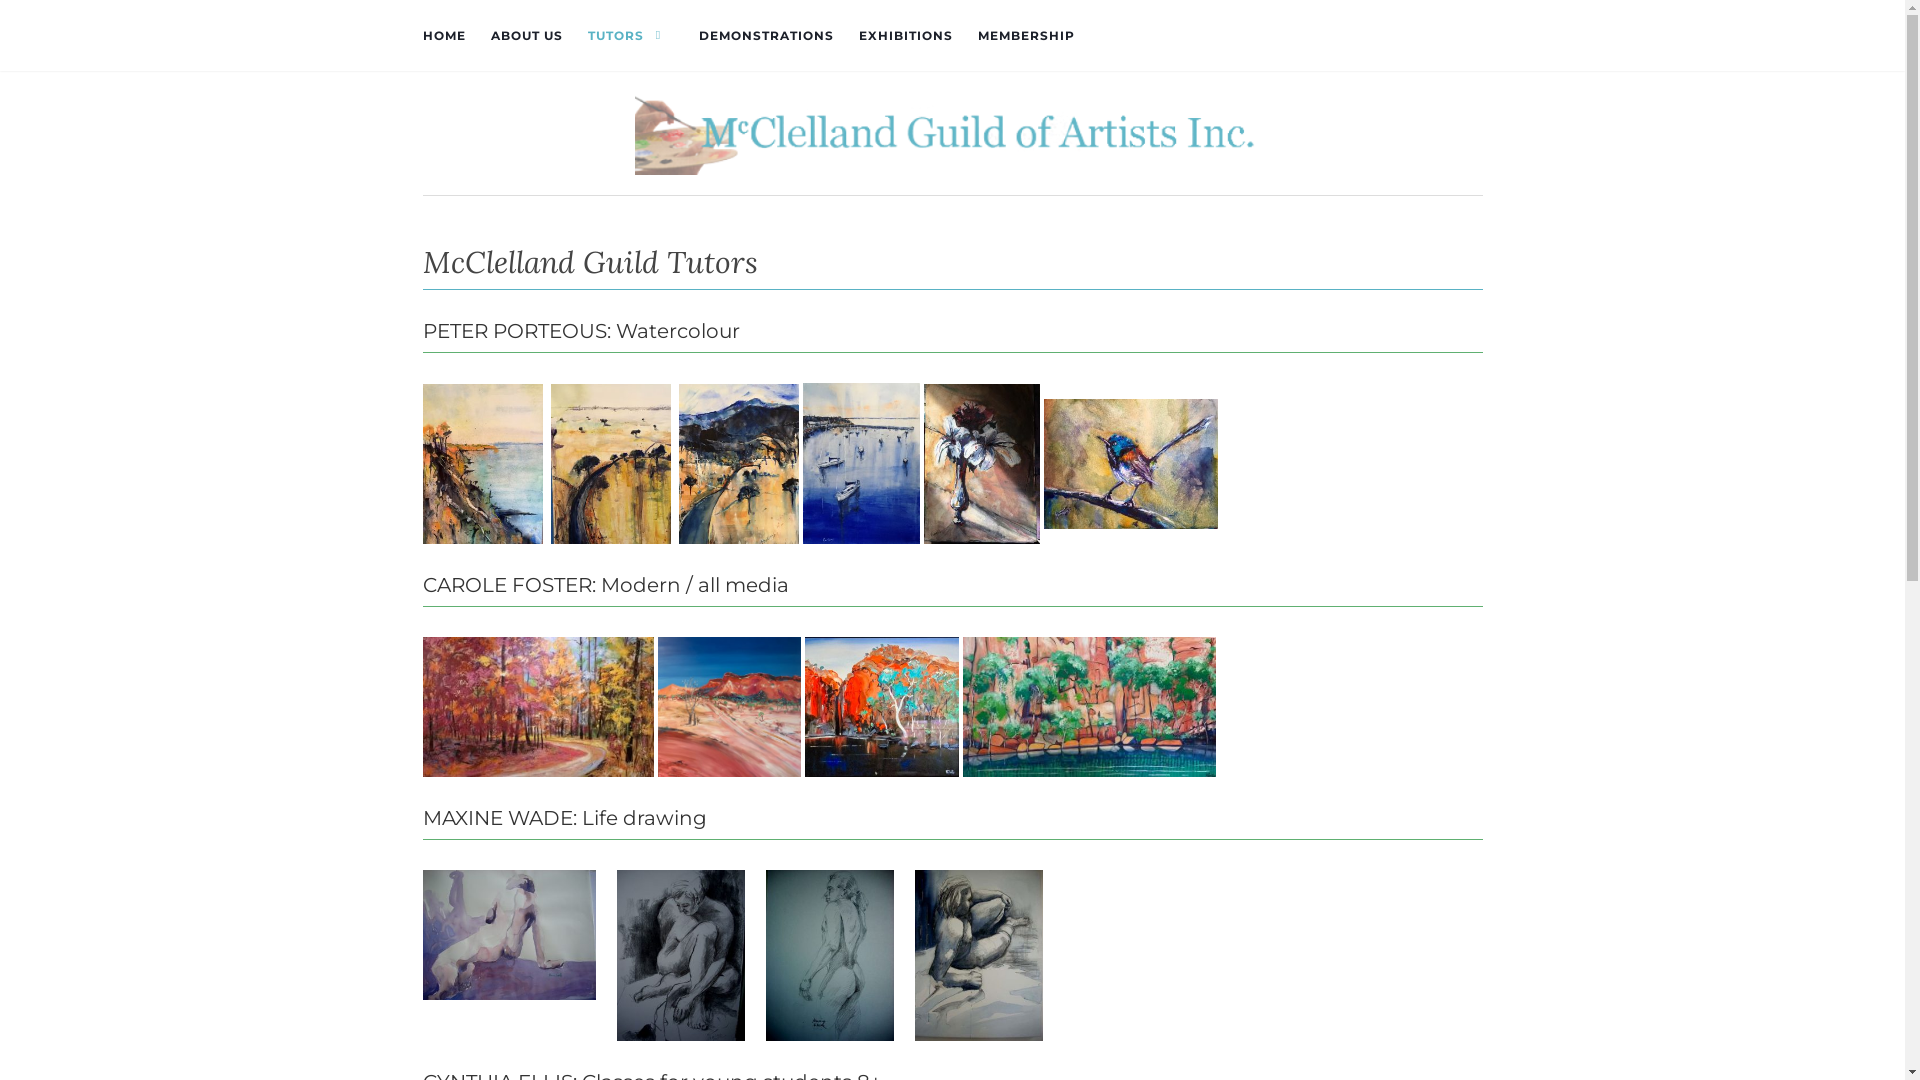 This screenshot has height=1080, width=1920. I want to click on 'TUTORS', so click(629, 35).